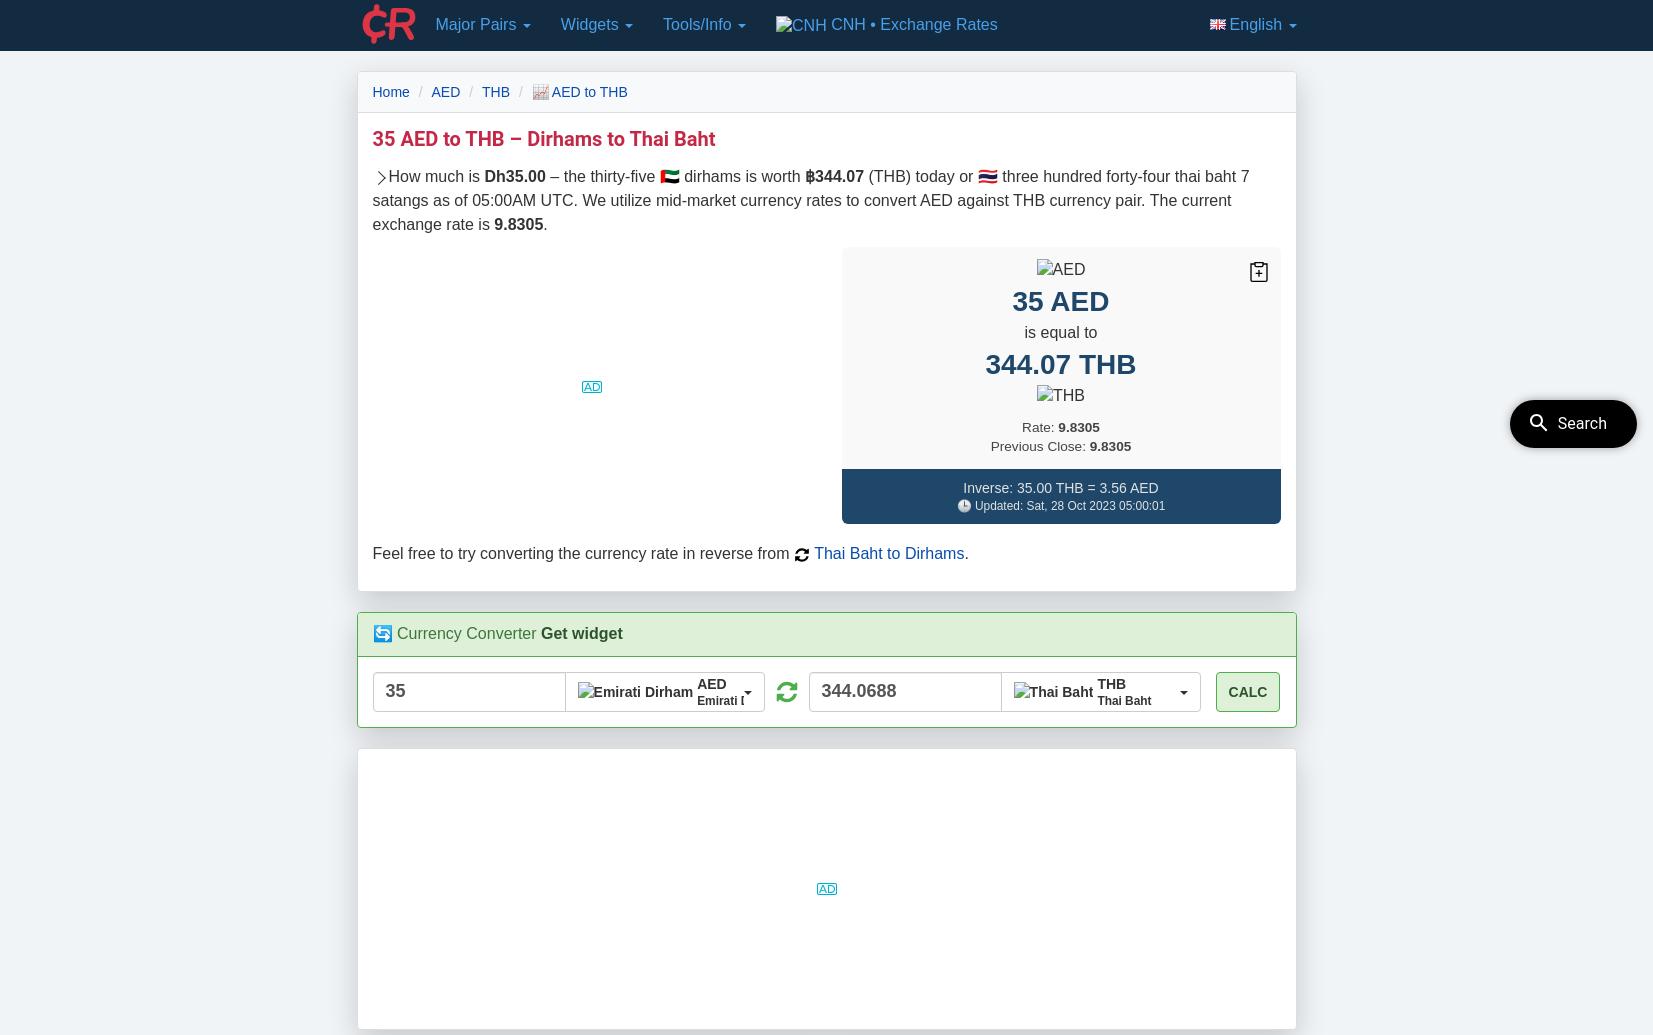 This screenshot has width=1653, height=1035. What do you see at coordinates (476, 24) in the screenshot?
I see `'Major Pairs'` at bounding box center [476, 24].